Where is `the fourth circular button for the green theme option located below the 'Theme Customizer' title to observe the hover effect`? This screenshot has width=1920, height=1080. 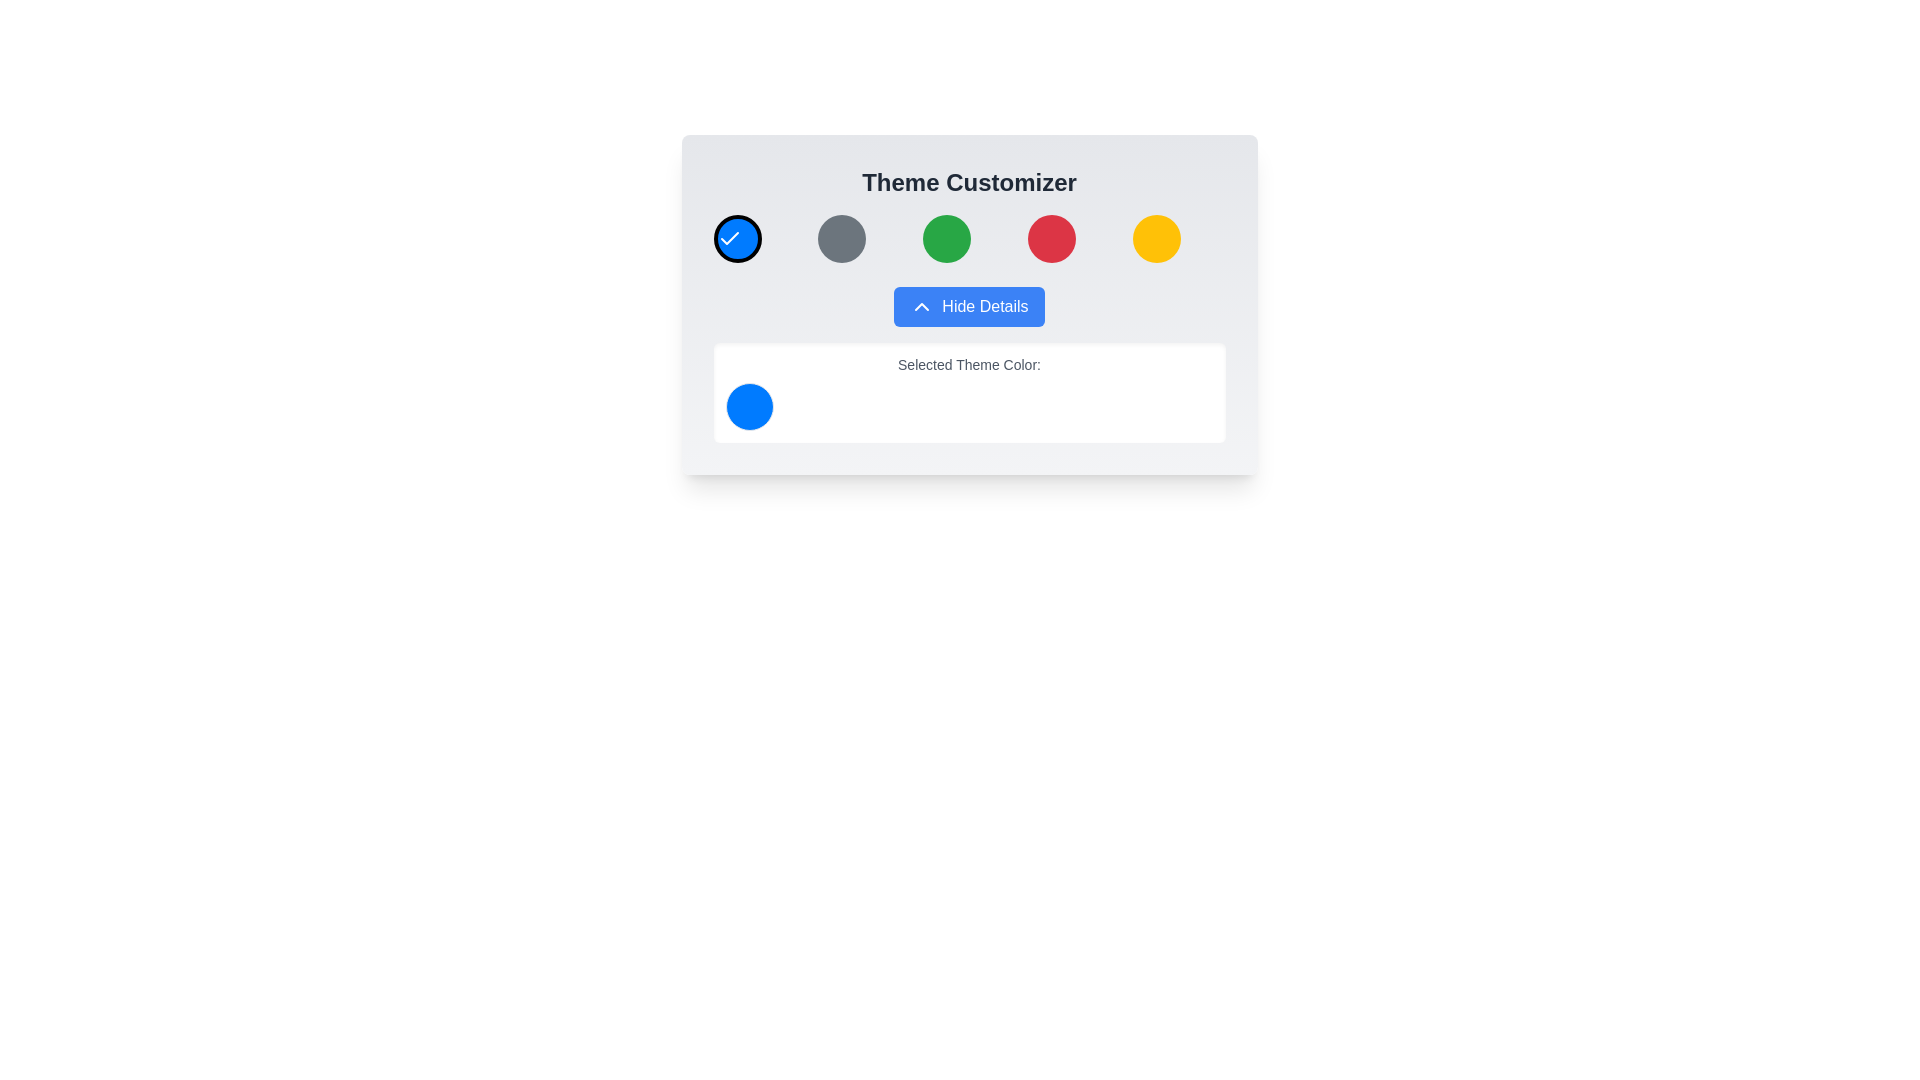
the fourth circular button for the green theme option located below the 'Theme Customizer' title to observe the hover effect is located at coordinates (946, 238).